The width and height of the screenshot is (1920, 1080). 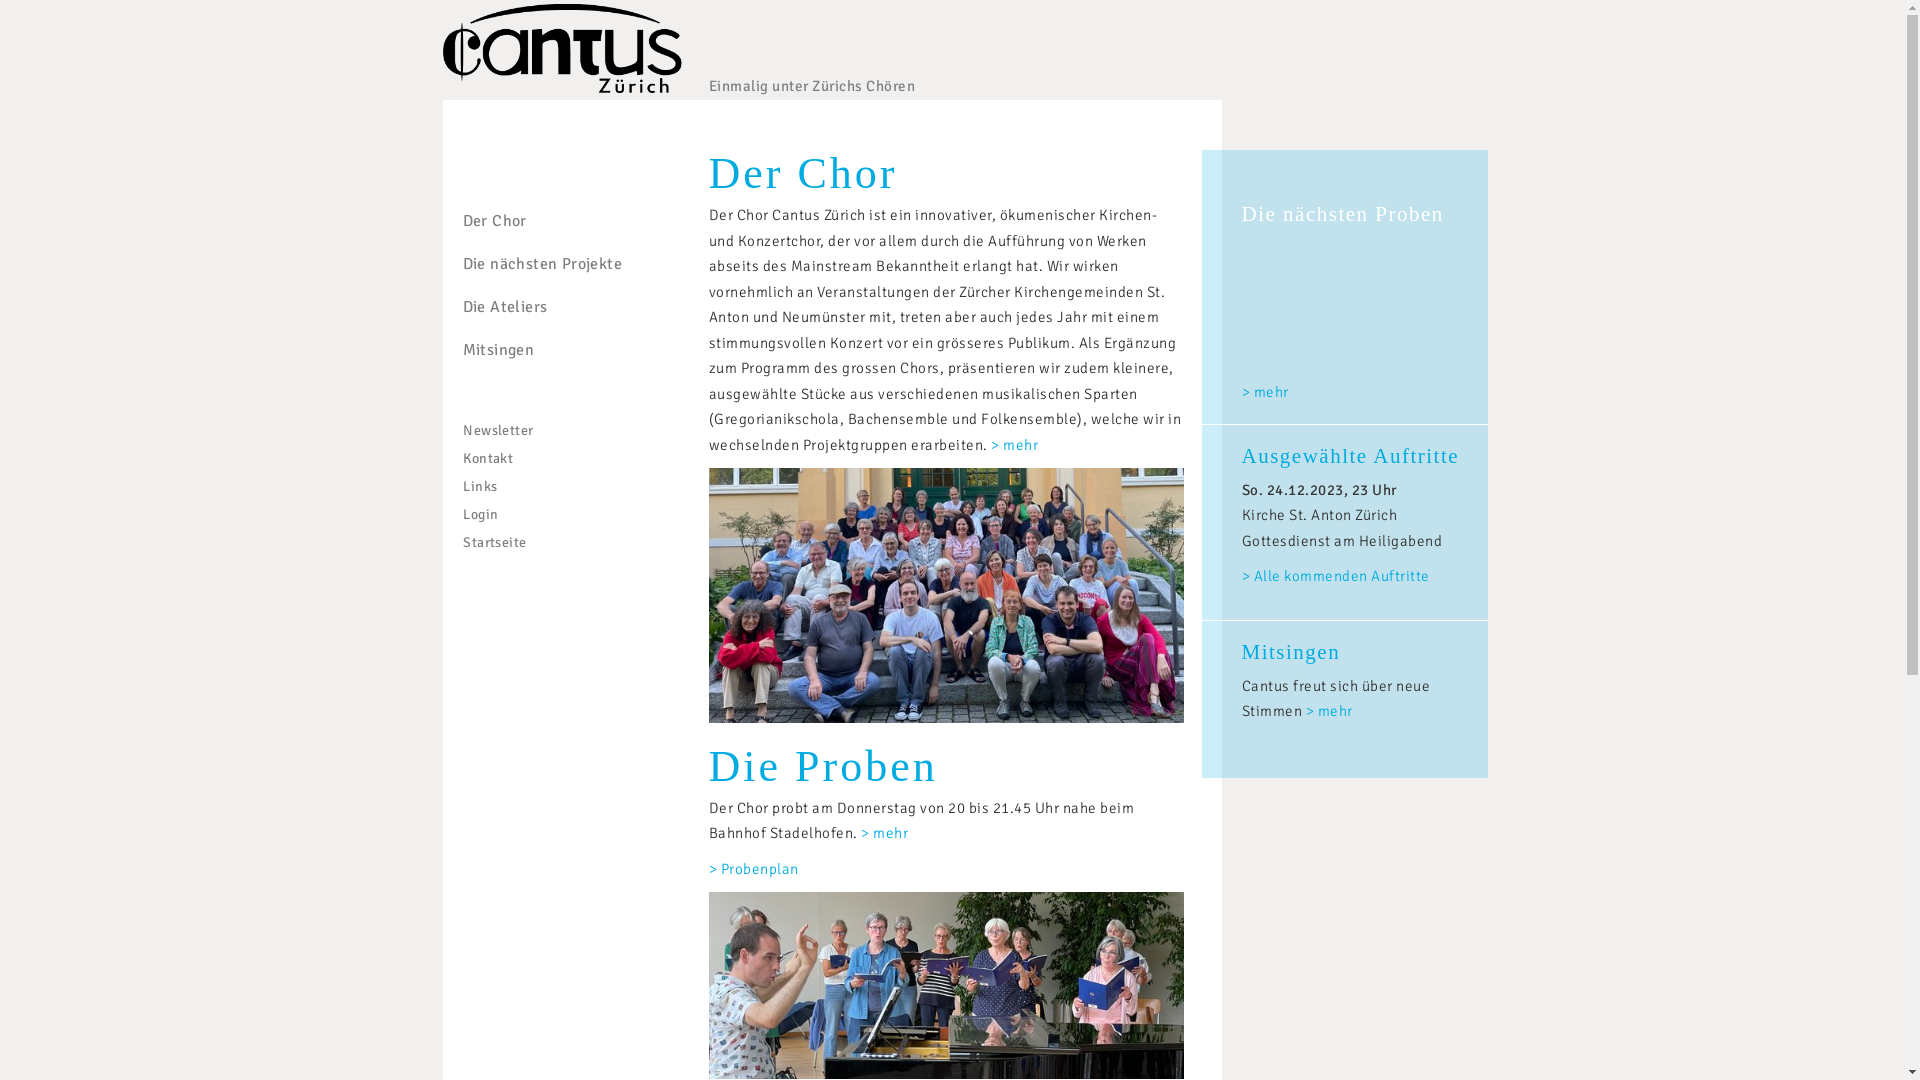 What do you see at coordinates (494, 429) in the screenshot?
I see `'Newsletter'` at bounding box center [494, 429].